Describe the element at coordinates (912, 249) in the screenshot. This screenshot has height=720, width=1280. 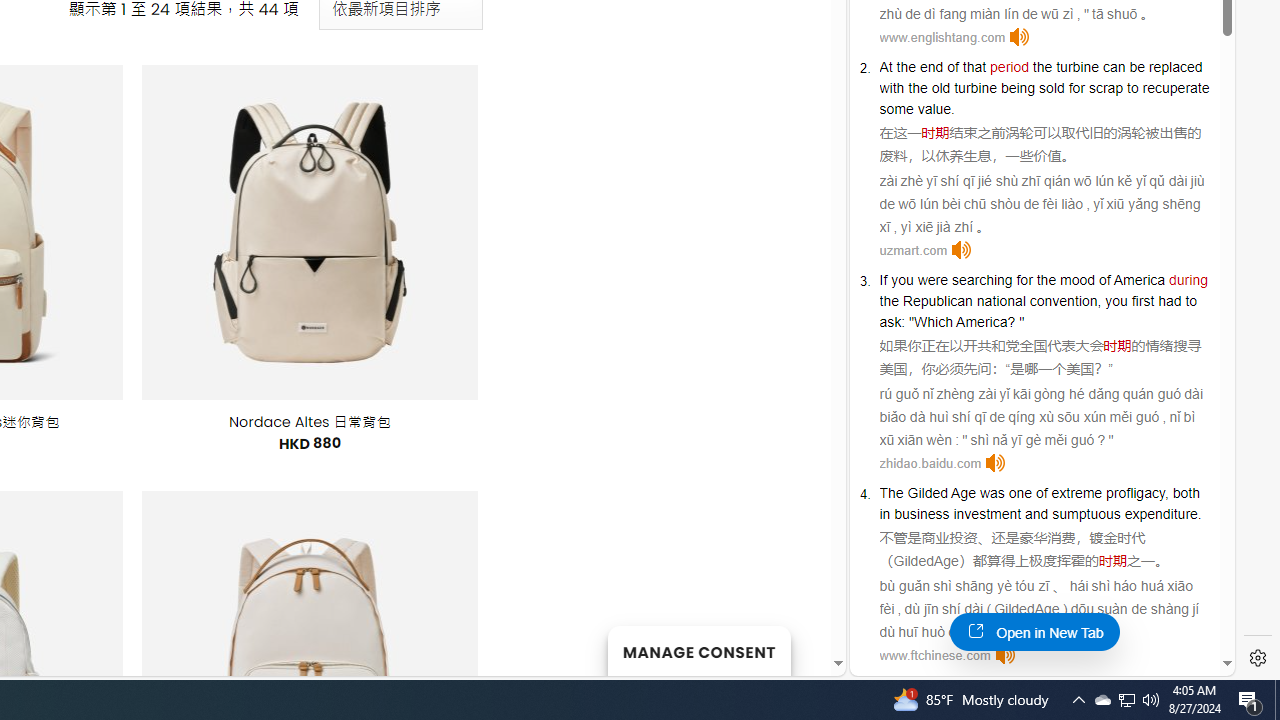
I see `'uzmart.com'` at that location.